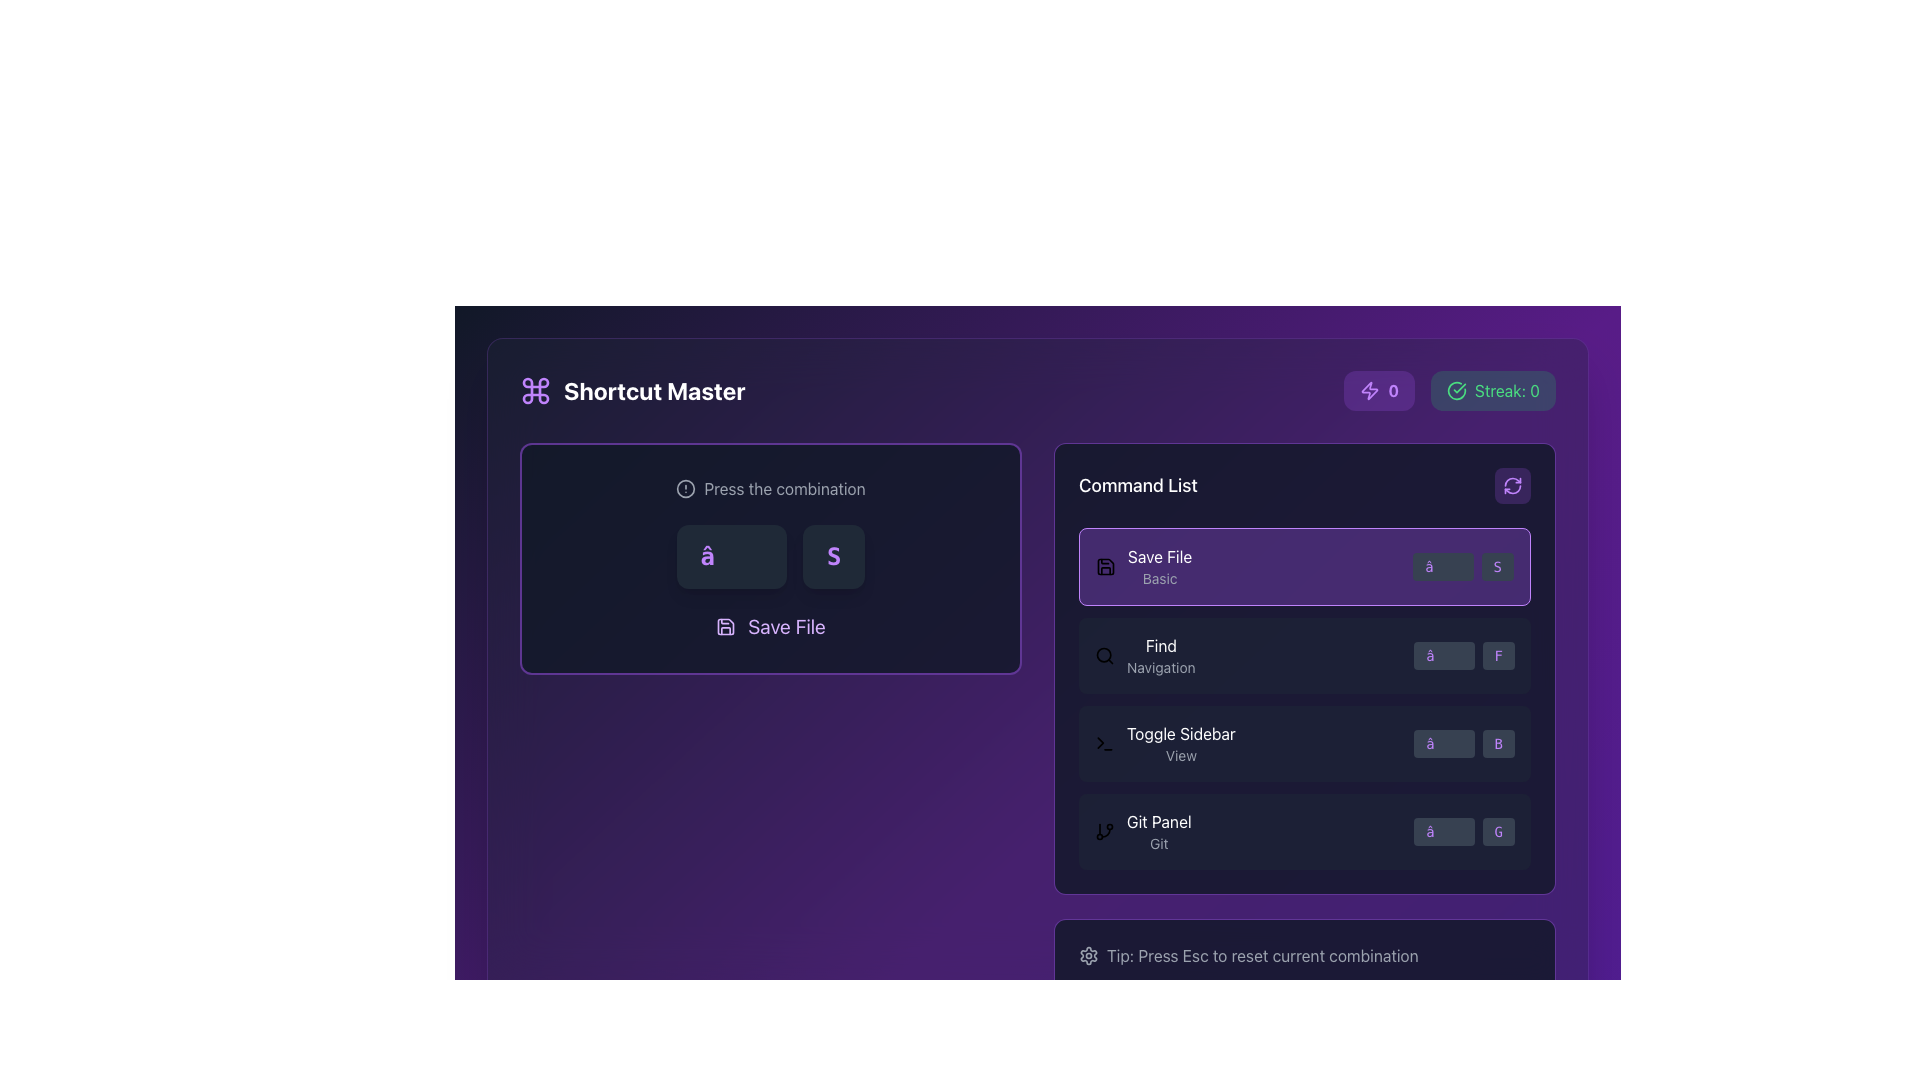 The height and width of the screenshot is (1080, 1920). What do you see at coordinates (1161, 645) in the screenshot?
I see `the text label reading 'Find' in white on a dark background, located in the right-side panel of the 'Command List' interface, associated with a magnifying glass icon and the subtitle 'Navigation'` at bounding box center [1161, 645].